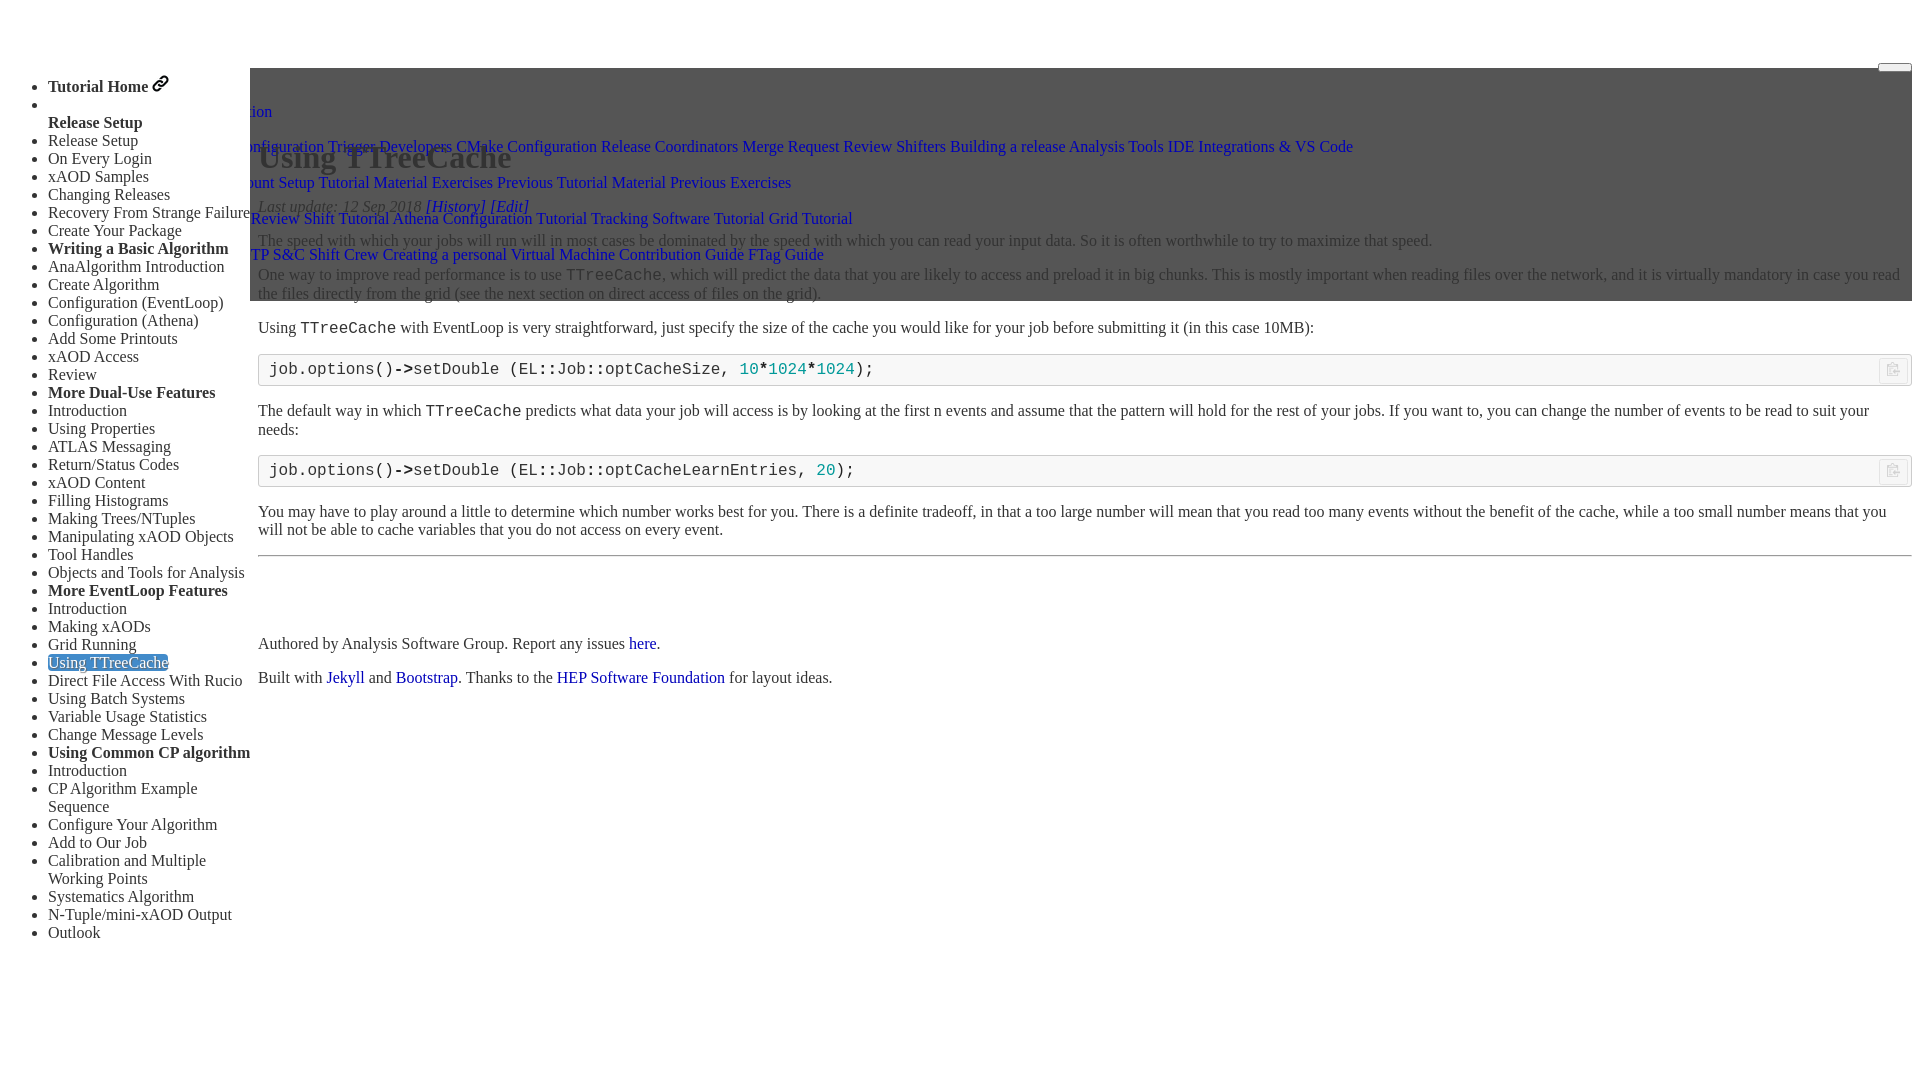  I want to click on 'Objects and Tools for Analysis', so click(145, 572).